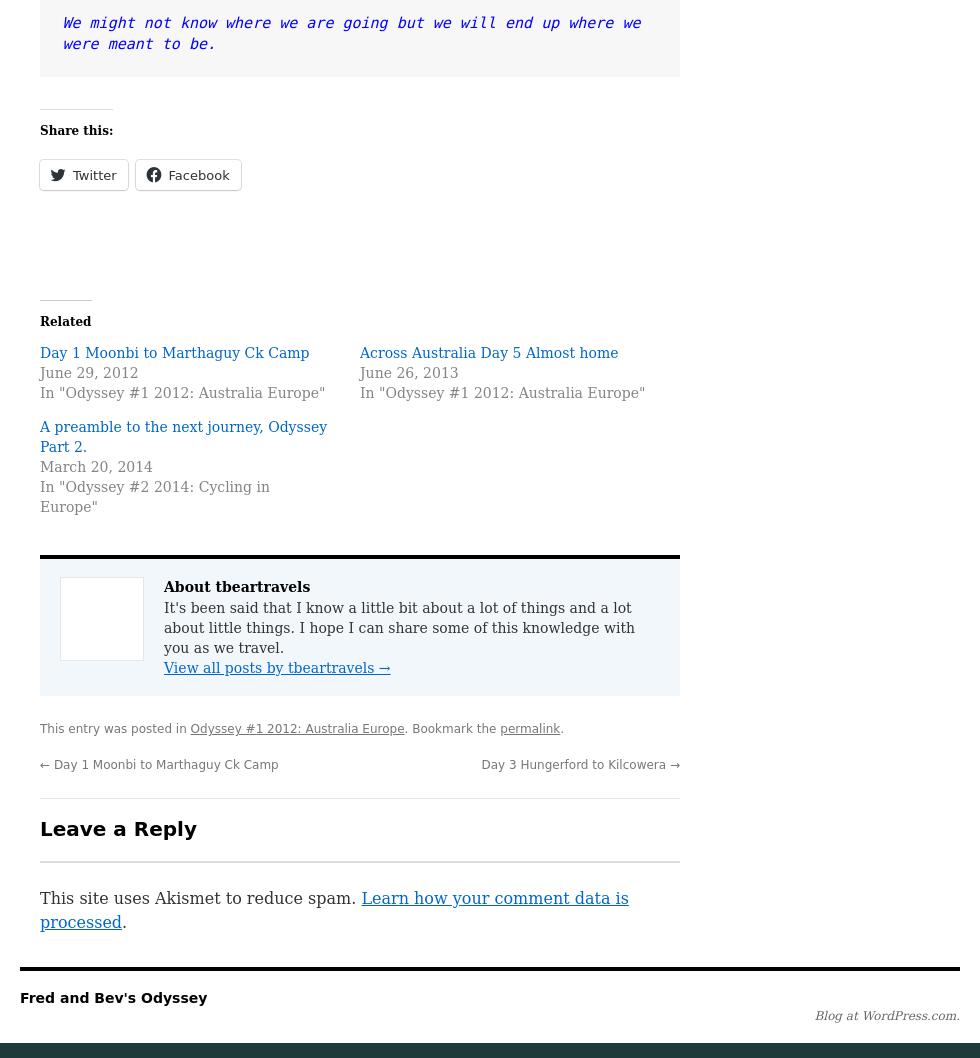  Describe the element at coordinates (200, 898) in the screenshot. I see `'This site uses Akismet to reduce spam.'` at that location.